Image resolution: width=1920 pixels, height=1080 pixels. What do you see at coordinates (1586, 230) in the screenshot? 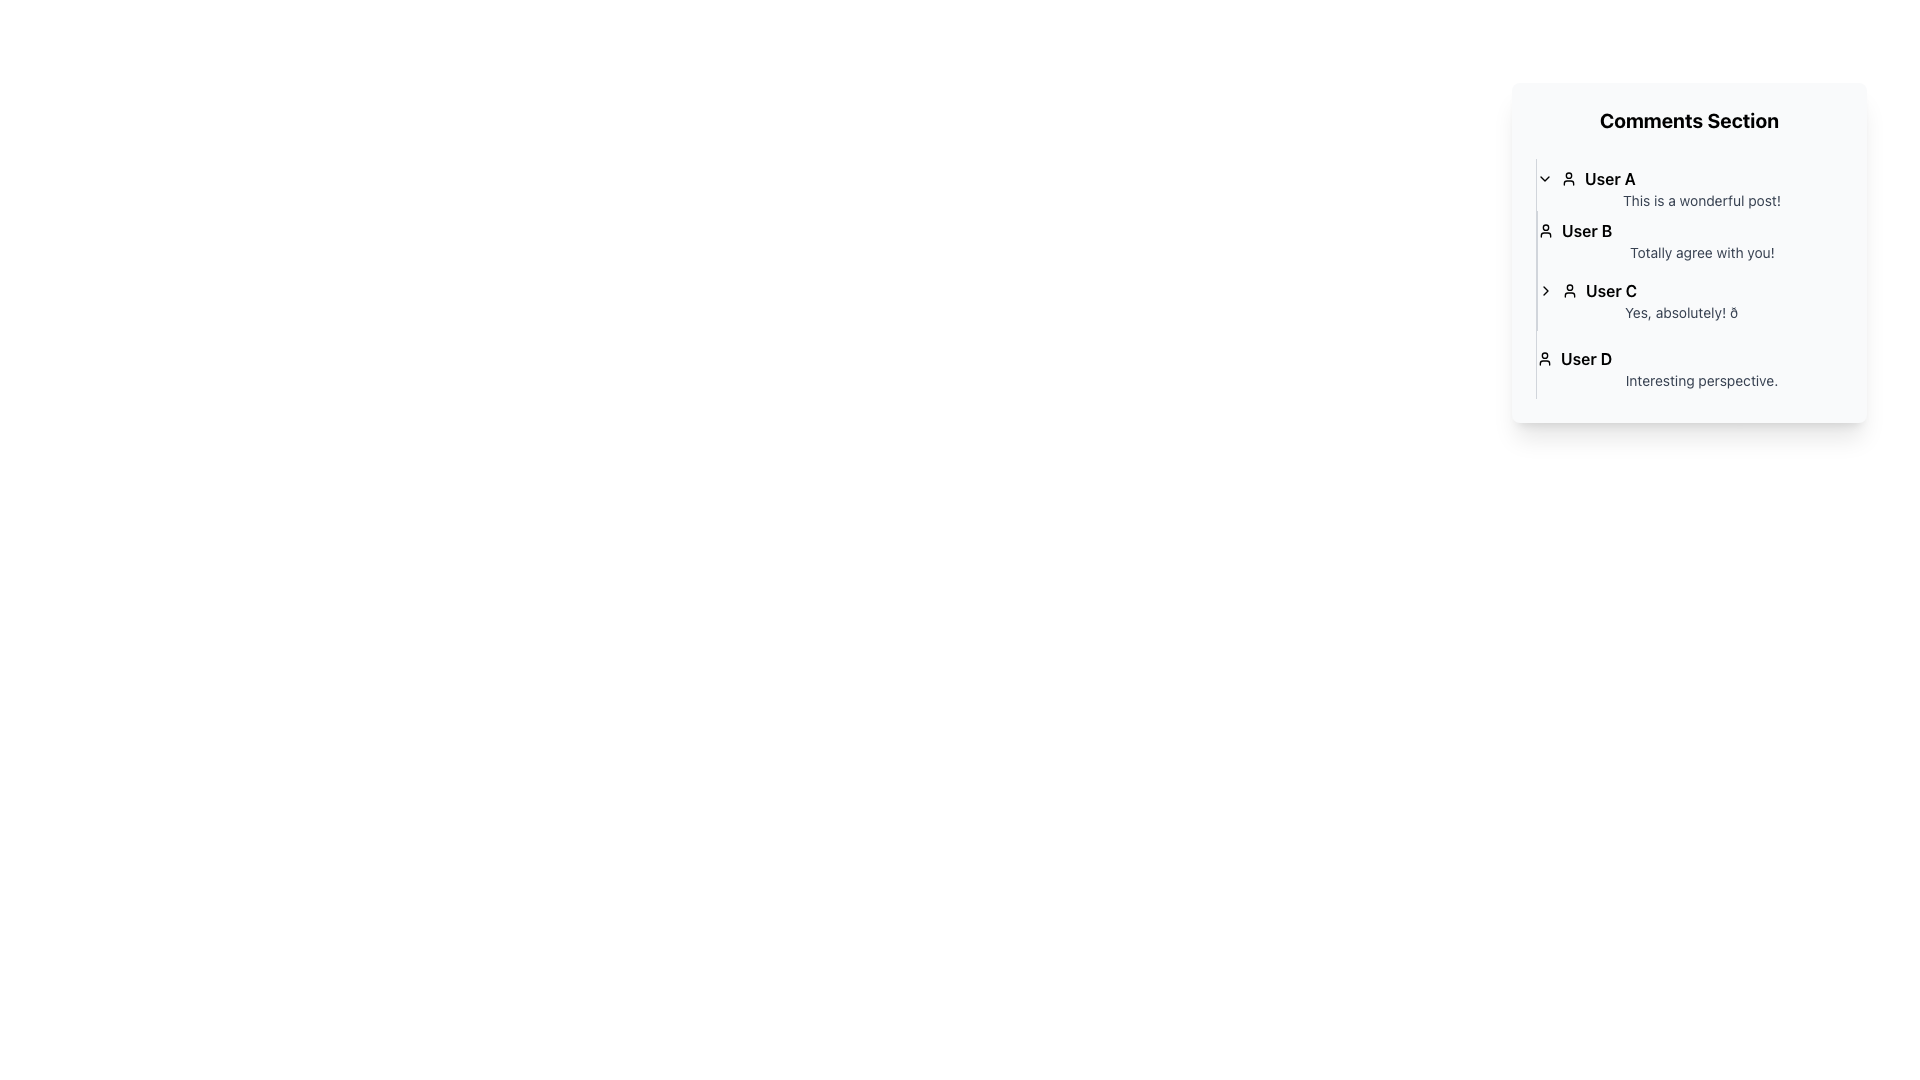
I see `the text label 'User B' styled in bold font located in the comments section, positioned below 'User A' and preceded by a user icon` at bounding box center [1586, 230].